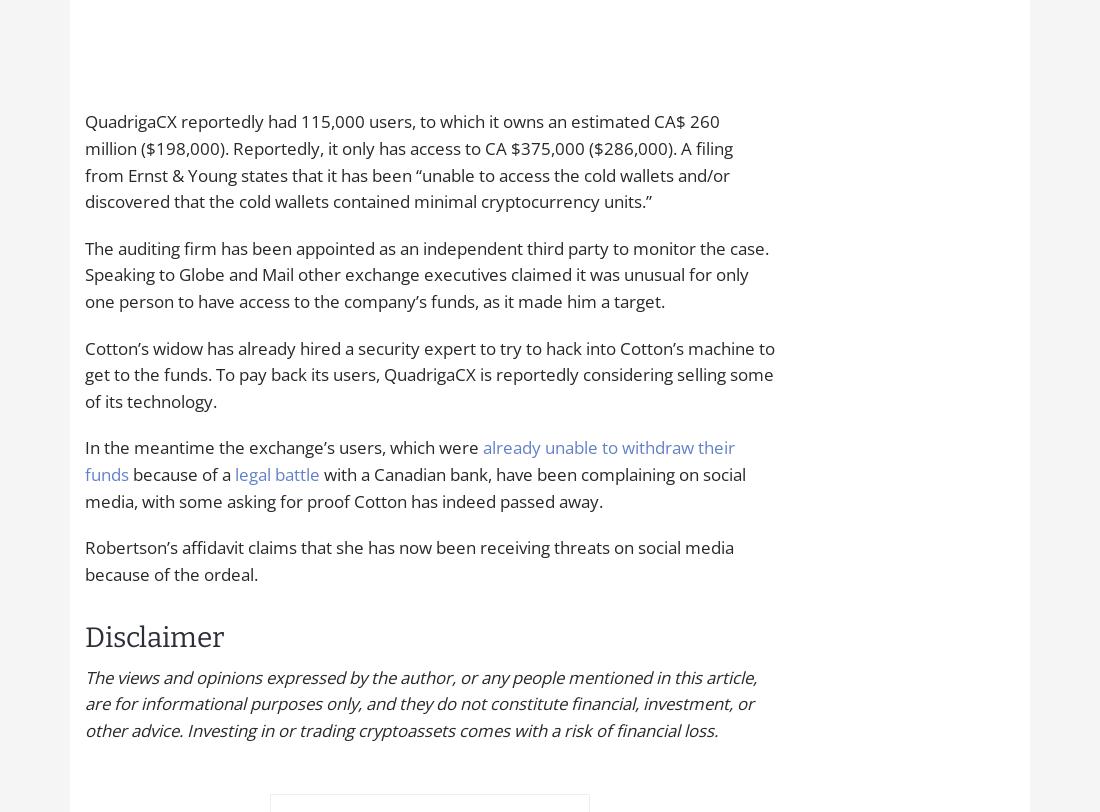  What do you see at coordinates (419, 703) in the screenshot?
I see `'The views and opinions expressed by the author, or any people mentioned in this article, are for informational purposes only, and they do not constitute financial, investment, or other advice. Investing in or trading cryptoassets comes with a risk of financial loss.'` at bounding box center [419, 703].